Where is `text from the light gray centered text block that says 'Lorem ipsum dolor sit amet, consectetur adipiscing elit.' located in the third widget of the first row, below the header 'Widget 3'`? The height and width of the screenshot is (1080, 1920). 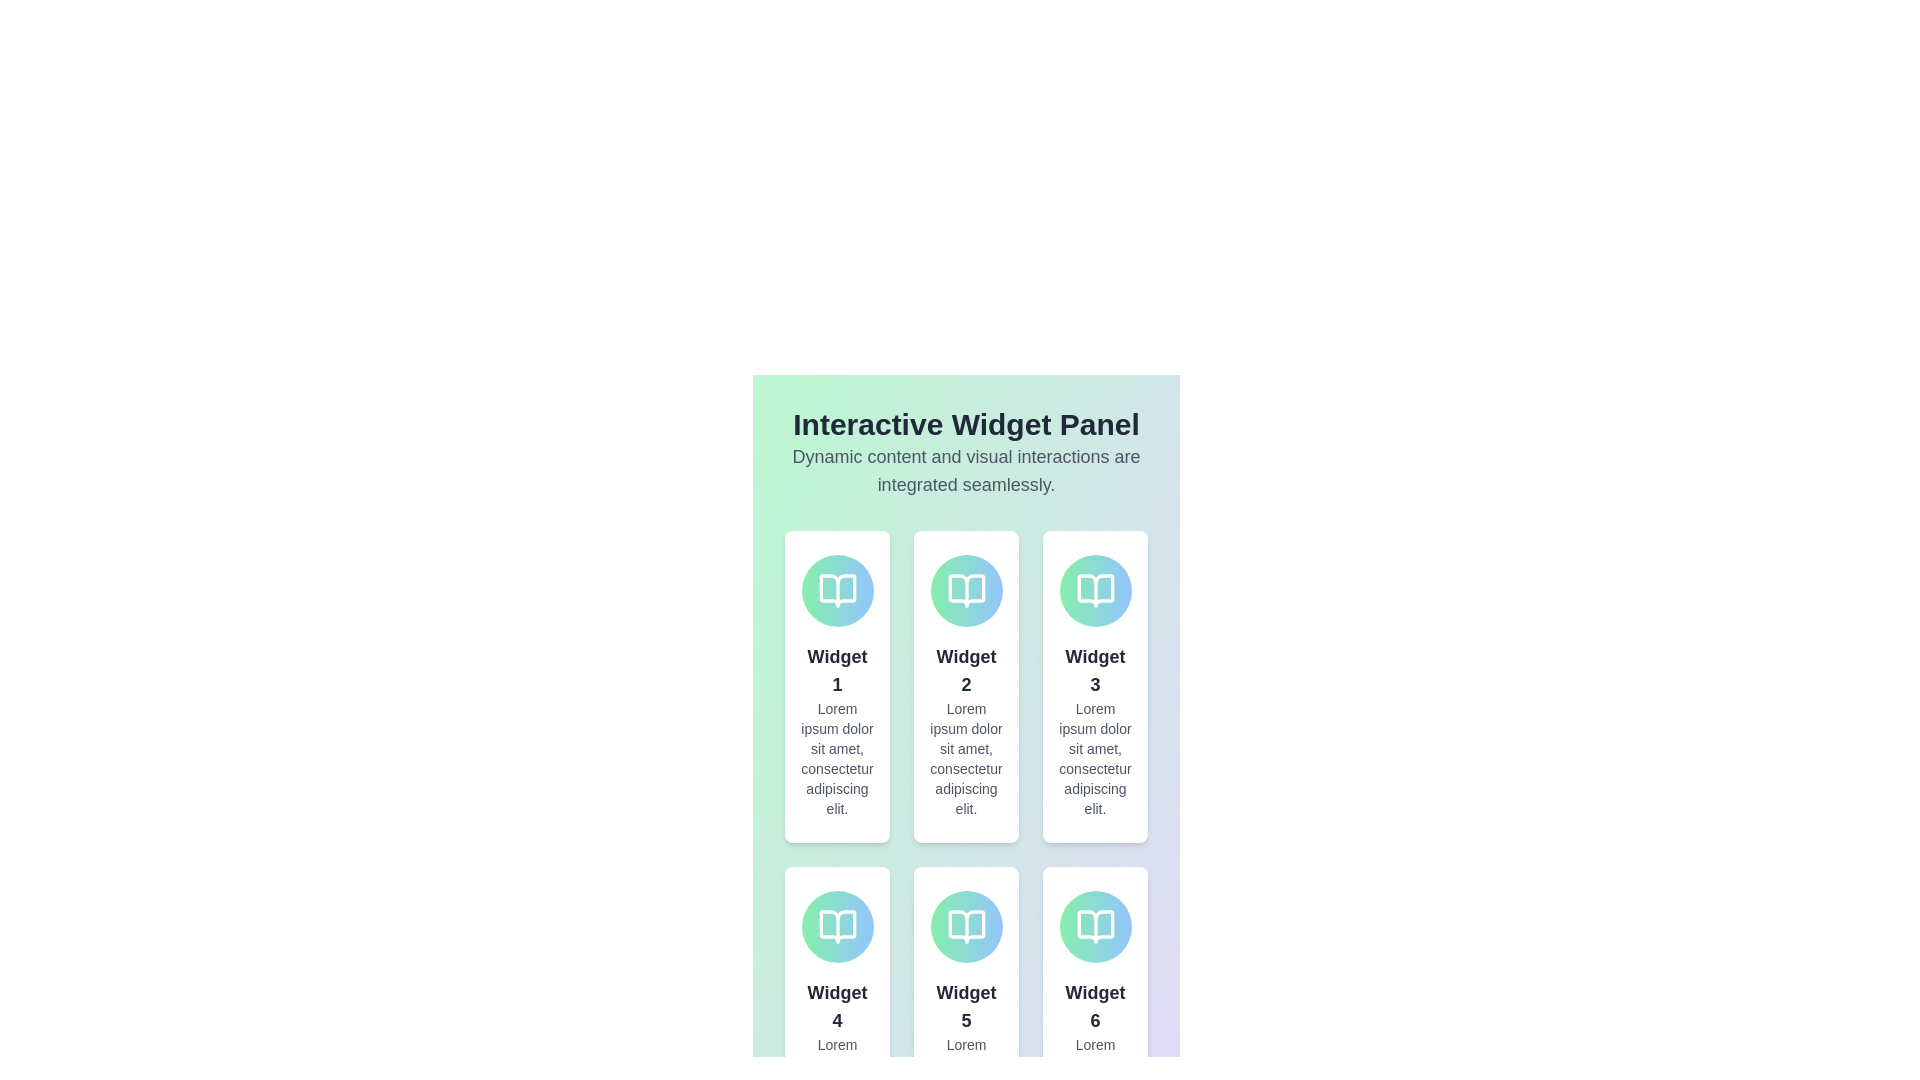
text from the light gray centered text block that says 'Lorem ipsum dolor sit amet, consectetur adipiscing elit.' located in the third widget of the first row, below the header 'Widget 3' is located at coordinates (1094, 759).